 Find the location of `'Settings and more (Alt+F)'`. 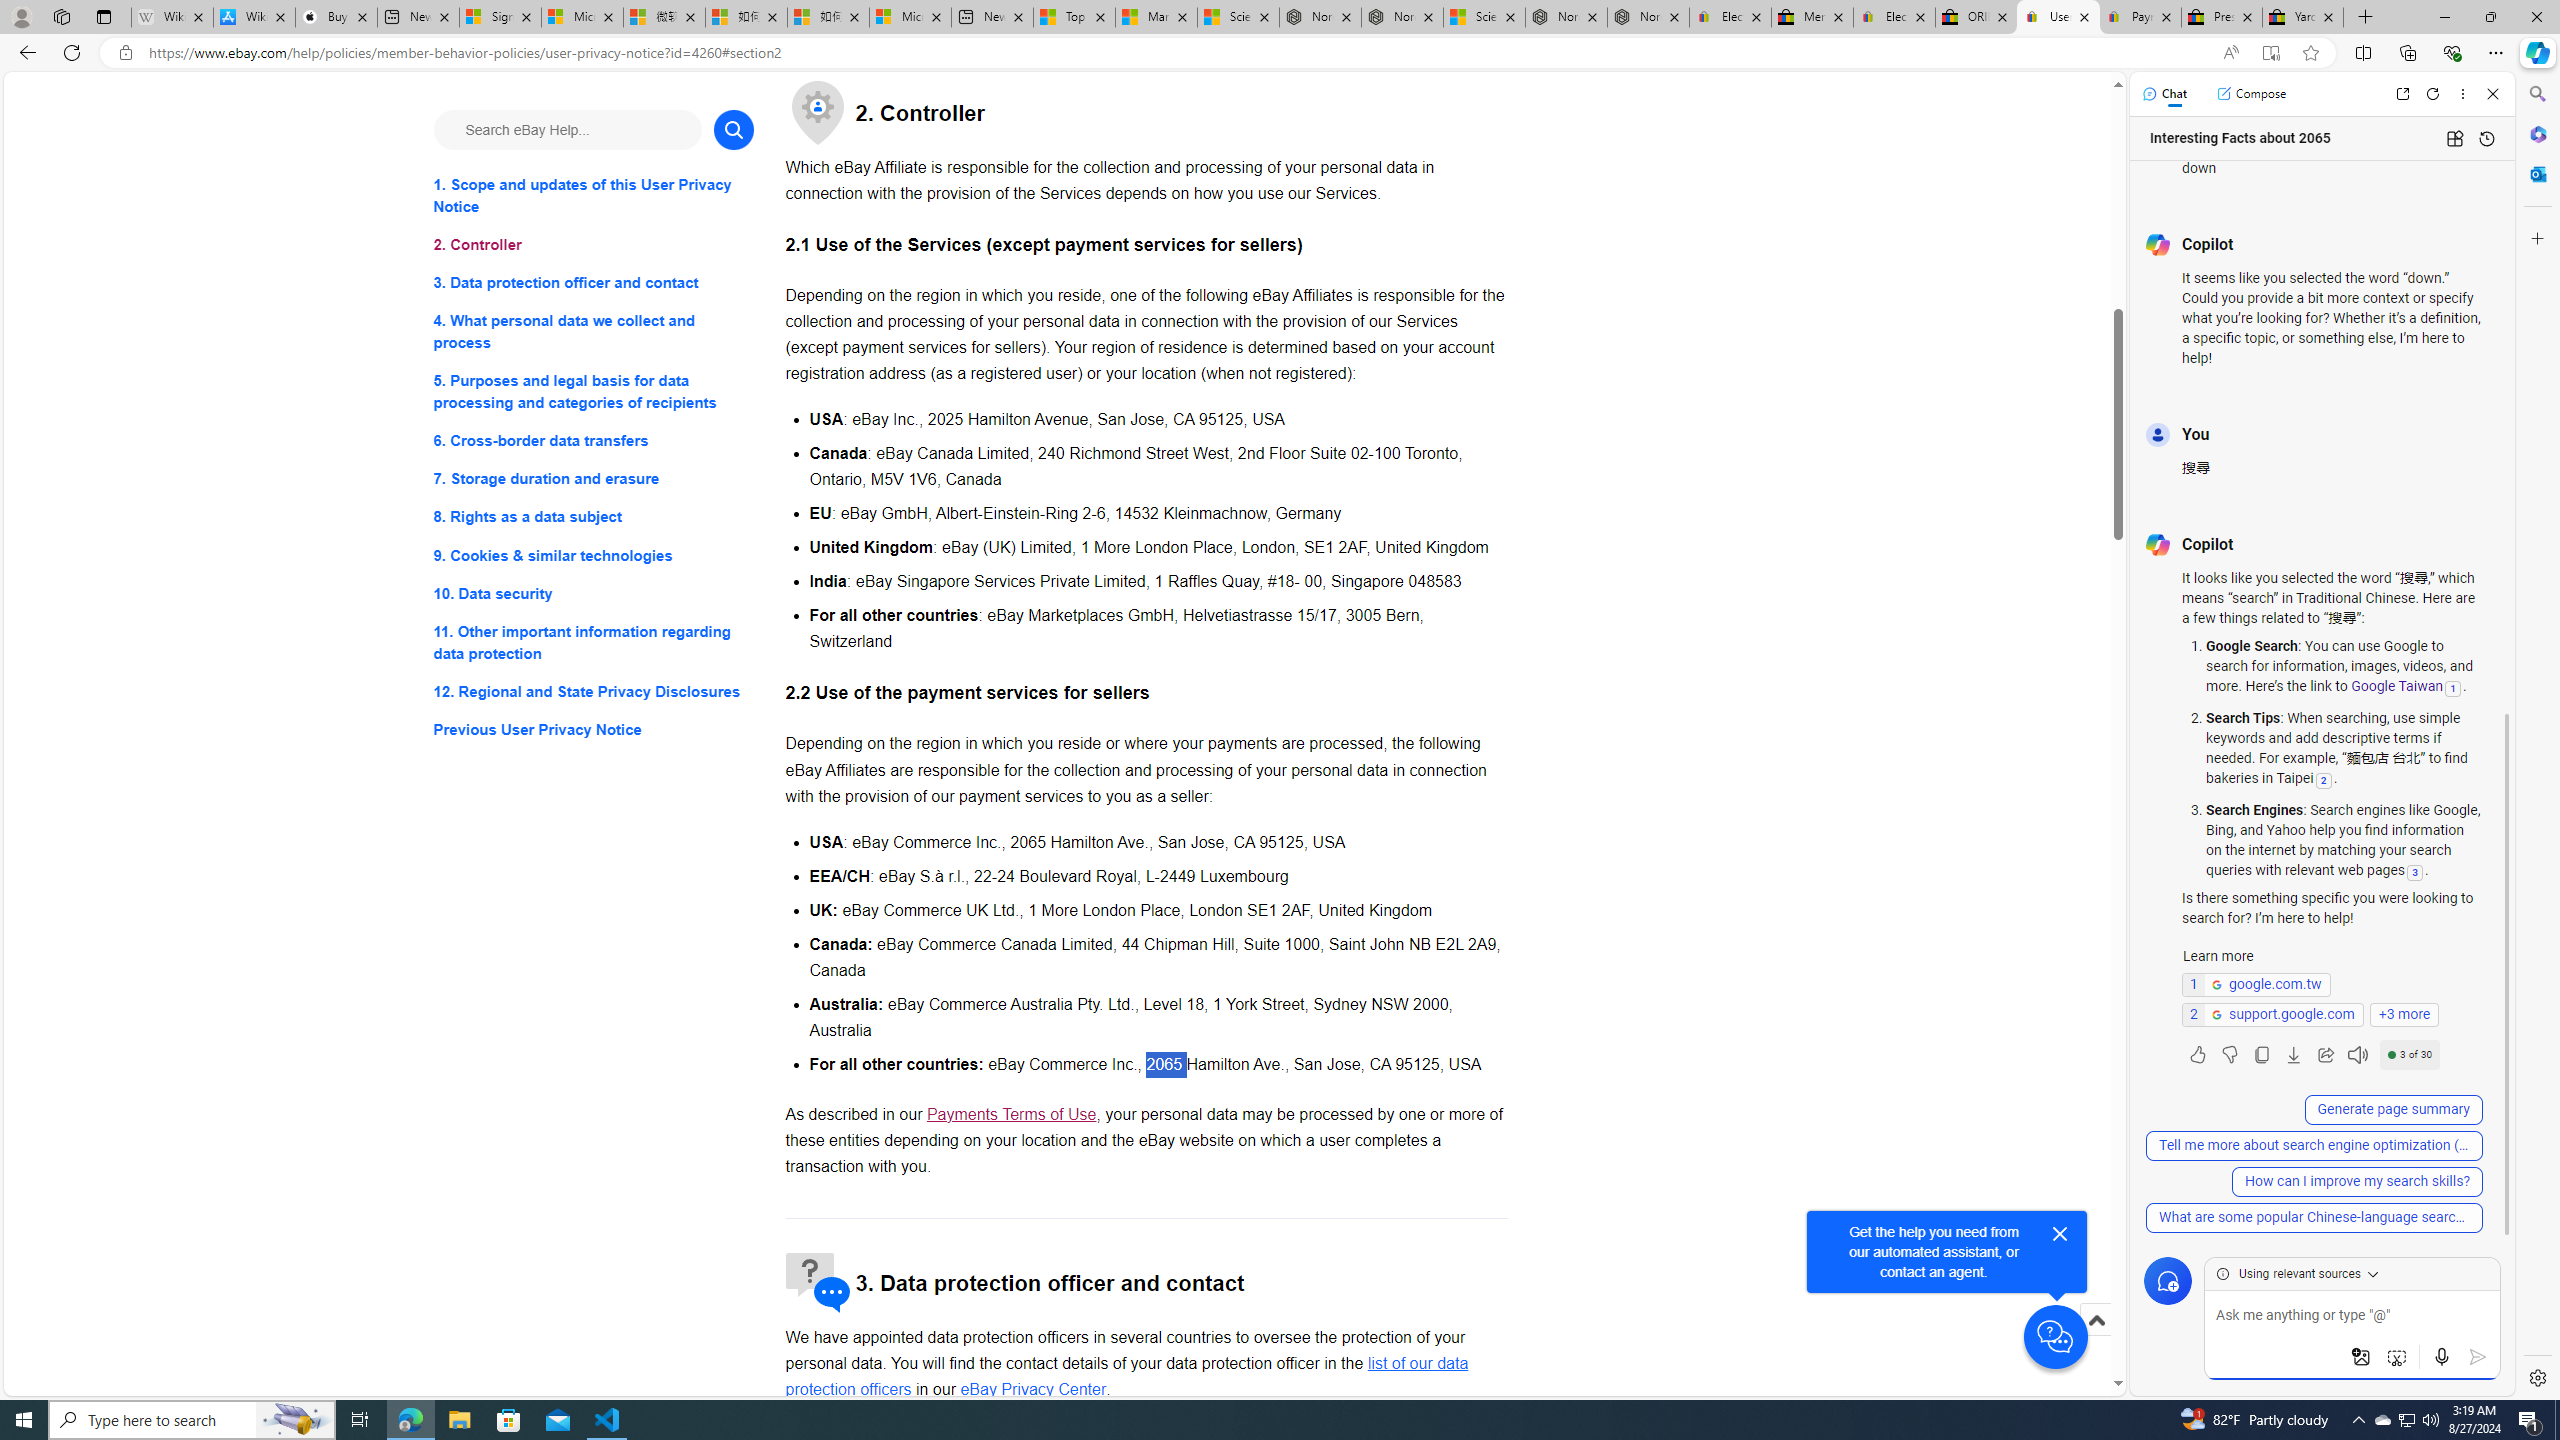

'Settings and more (Alt+F)' is located at coordinates (2495, 51).